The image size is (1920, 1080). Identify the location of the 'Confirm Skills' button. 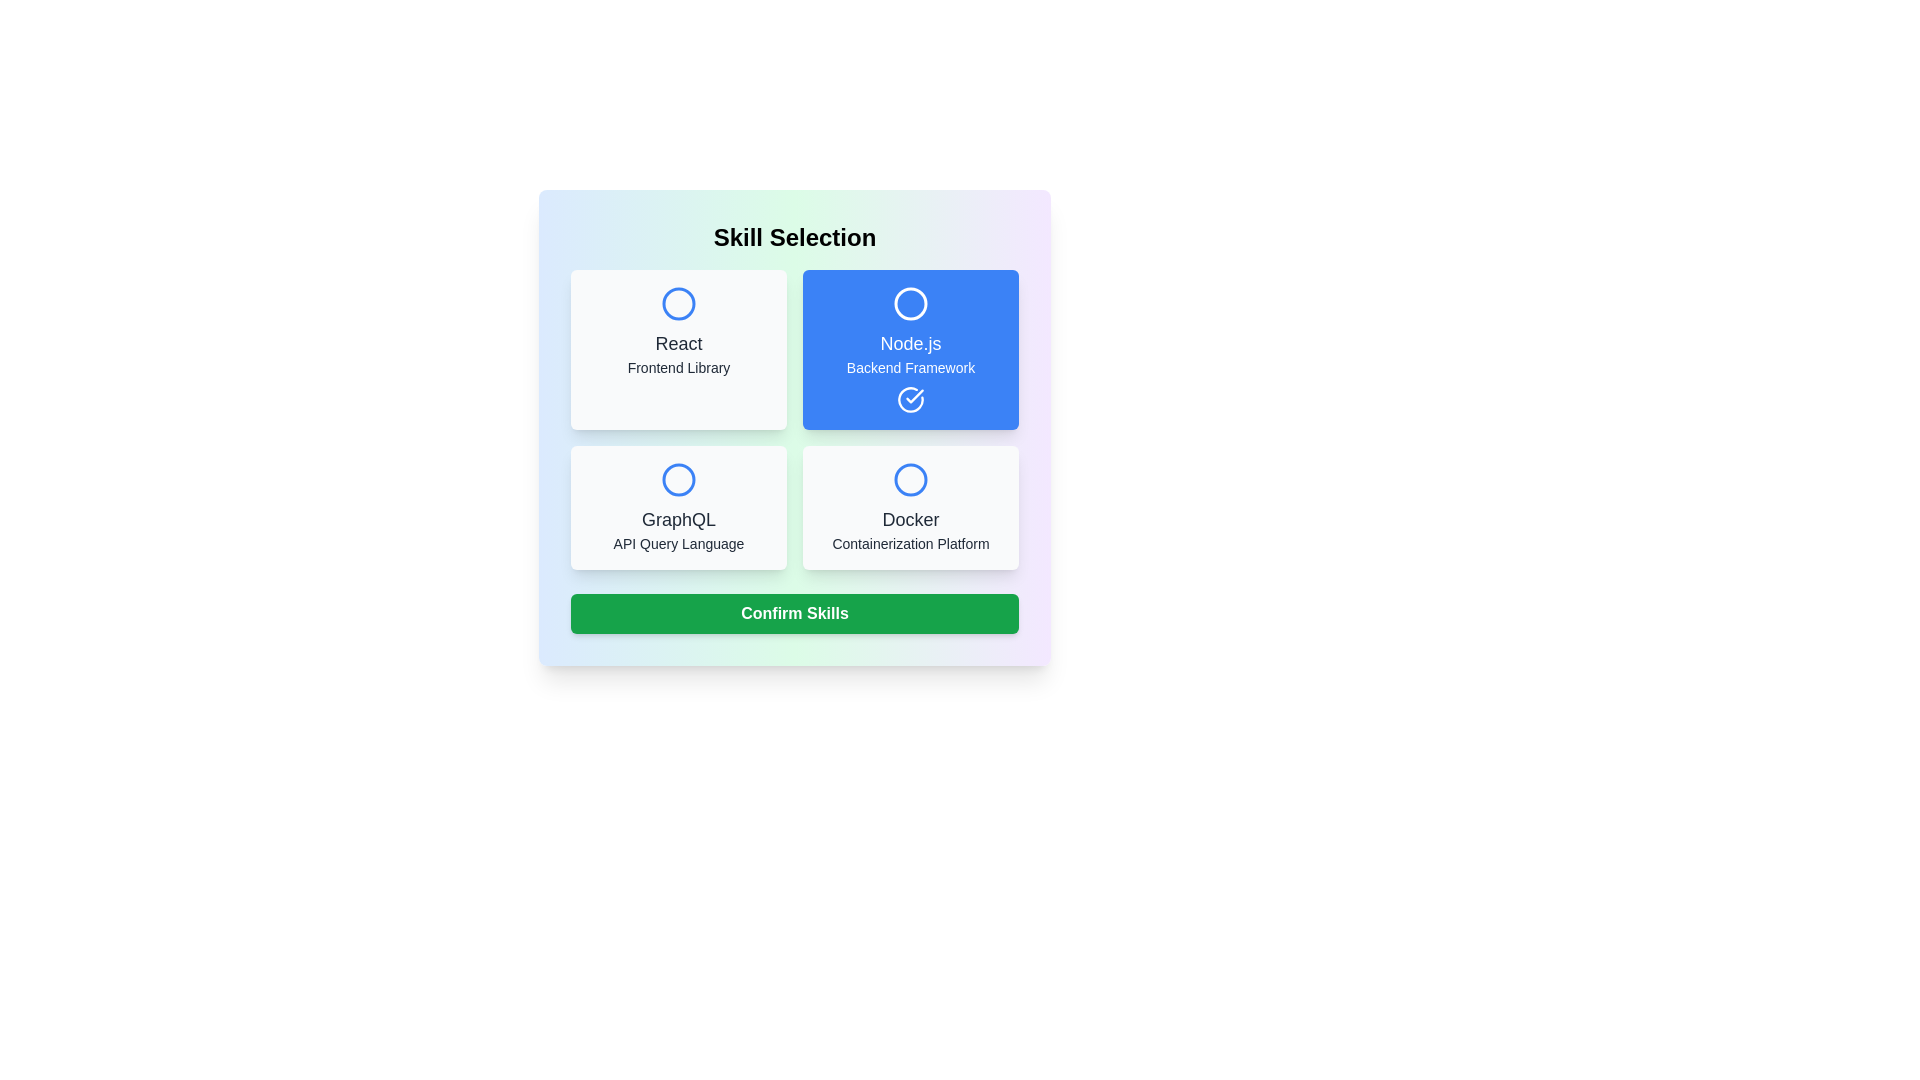
(794, 612).